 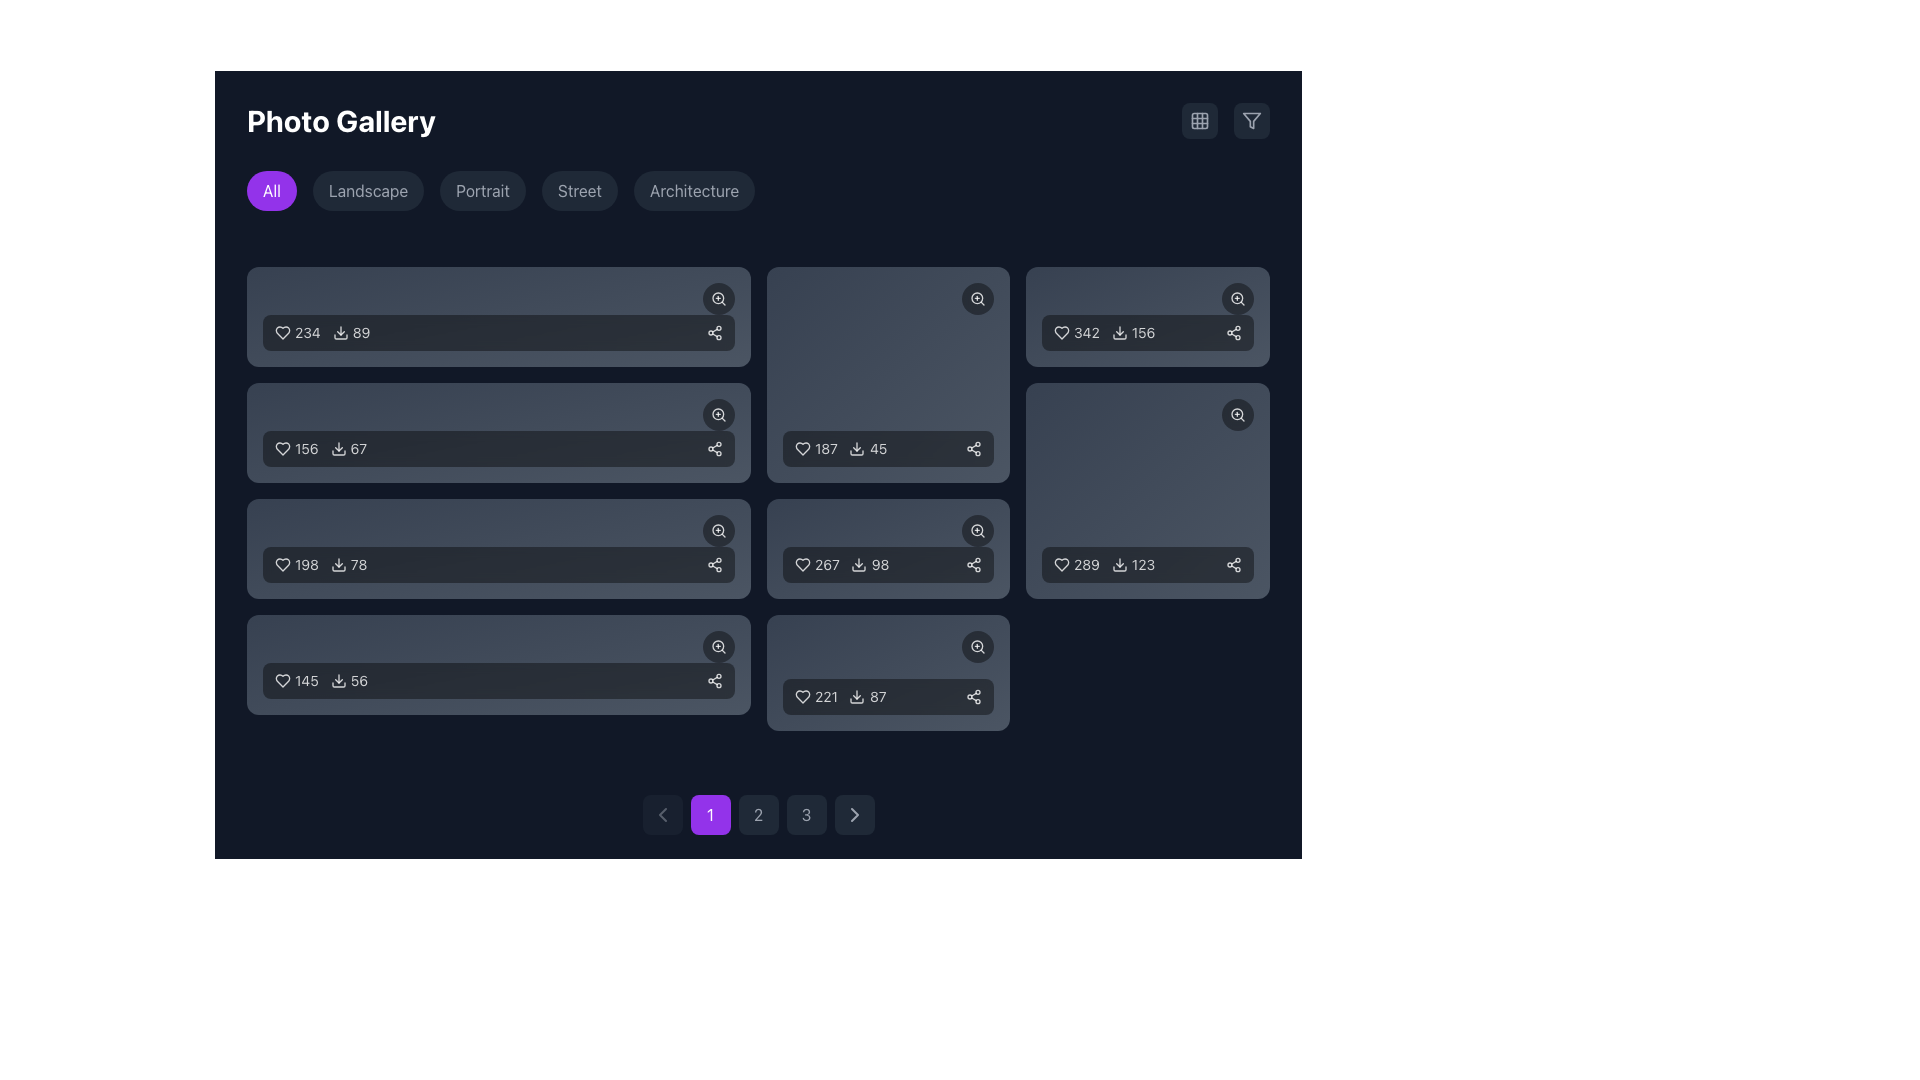 I want to click on the heart-shaped icon used to represent a 'like' or 'favorite' action, located in the second box of the grid layout on the main interface, so click(x=282, y=447).